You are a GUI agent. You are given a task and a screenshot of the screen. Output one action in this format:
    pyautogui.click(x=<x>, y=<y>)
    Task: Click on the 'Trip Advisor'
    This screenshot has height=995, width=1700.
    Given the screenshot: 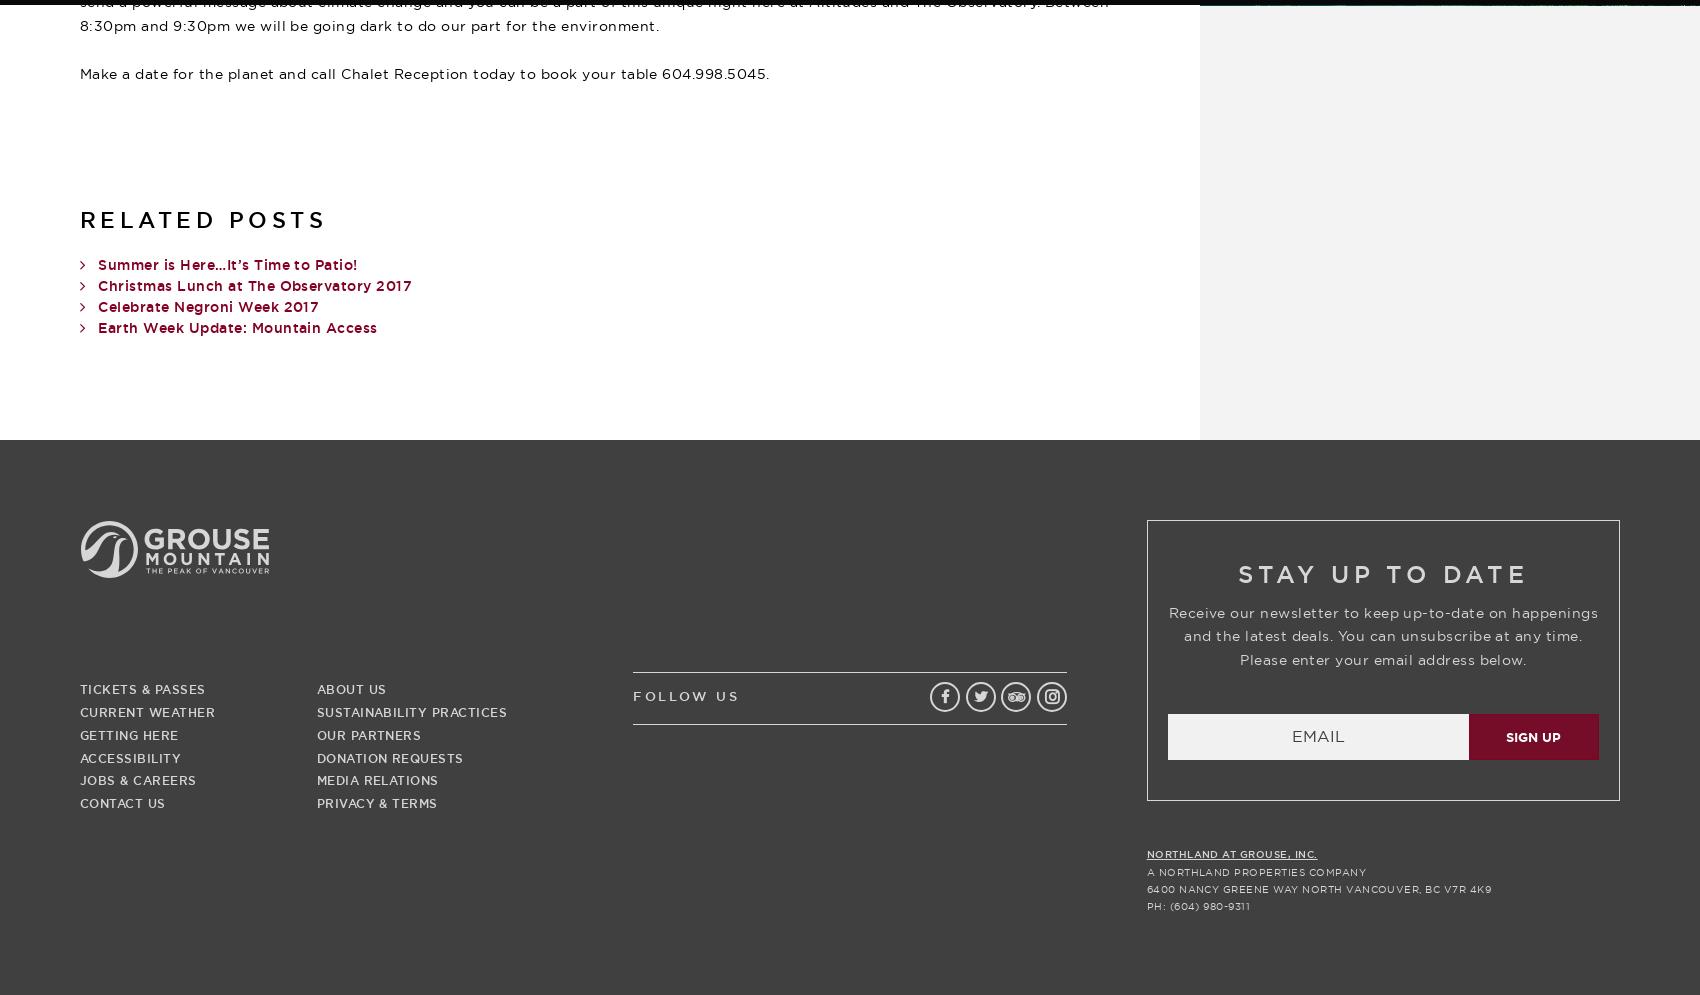 What is the action you would take?
    pyautogui.click(x=1031, y=731)
    